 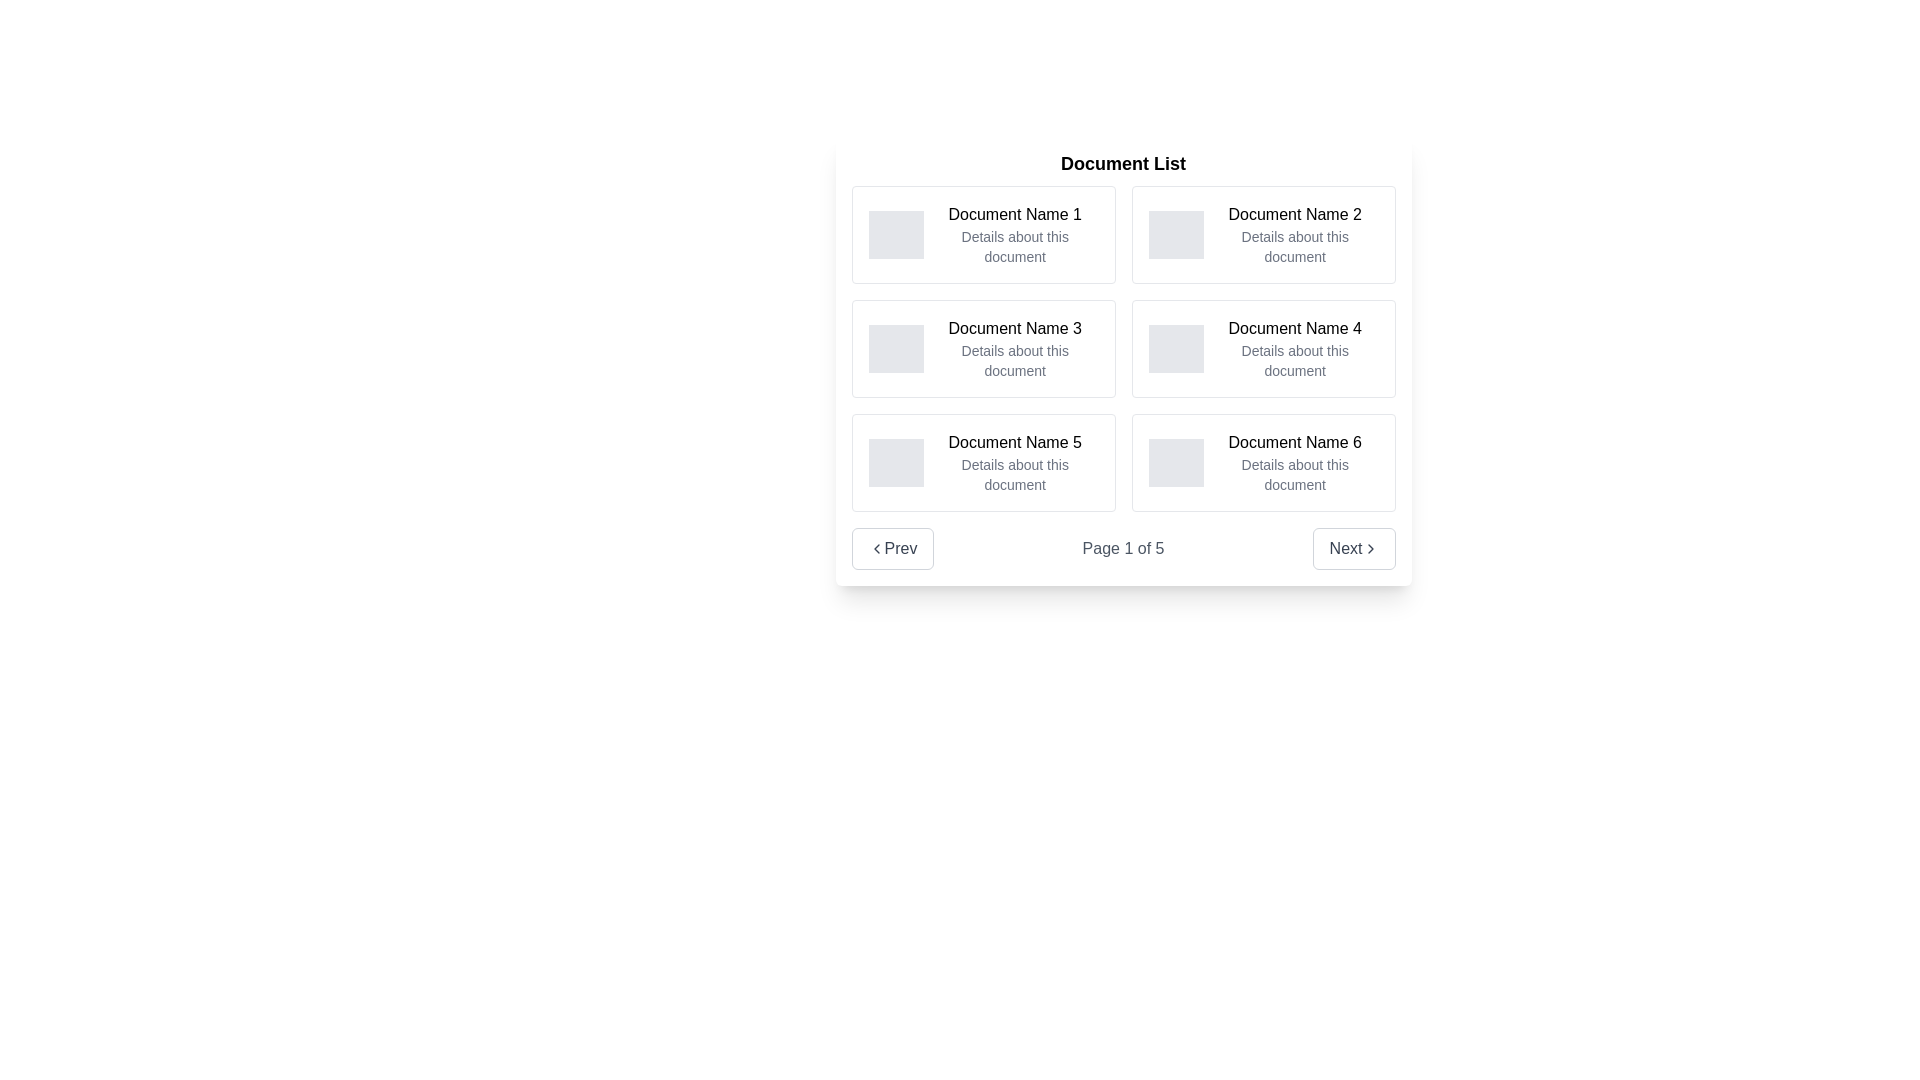 I want to click on the text label indicating the current page number and total pages in the pagination system, located between the 'Prev' and 'Next' buttons, so click(x=1123, y=548).